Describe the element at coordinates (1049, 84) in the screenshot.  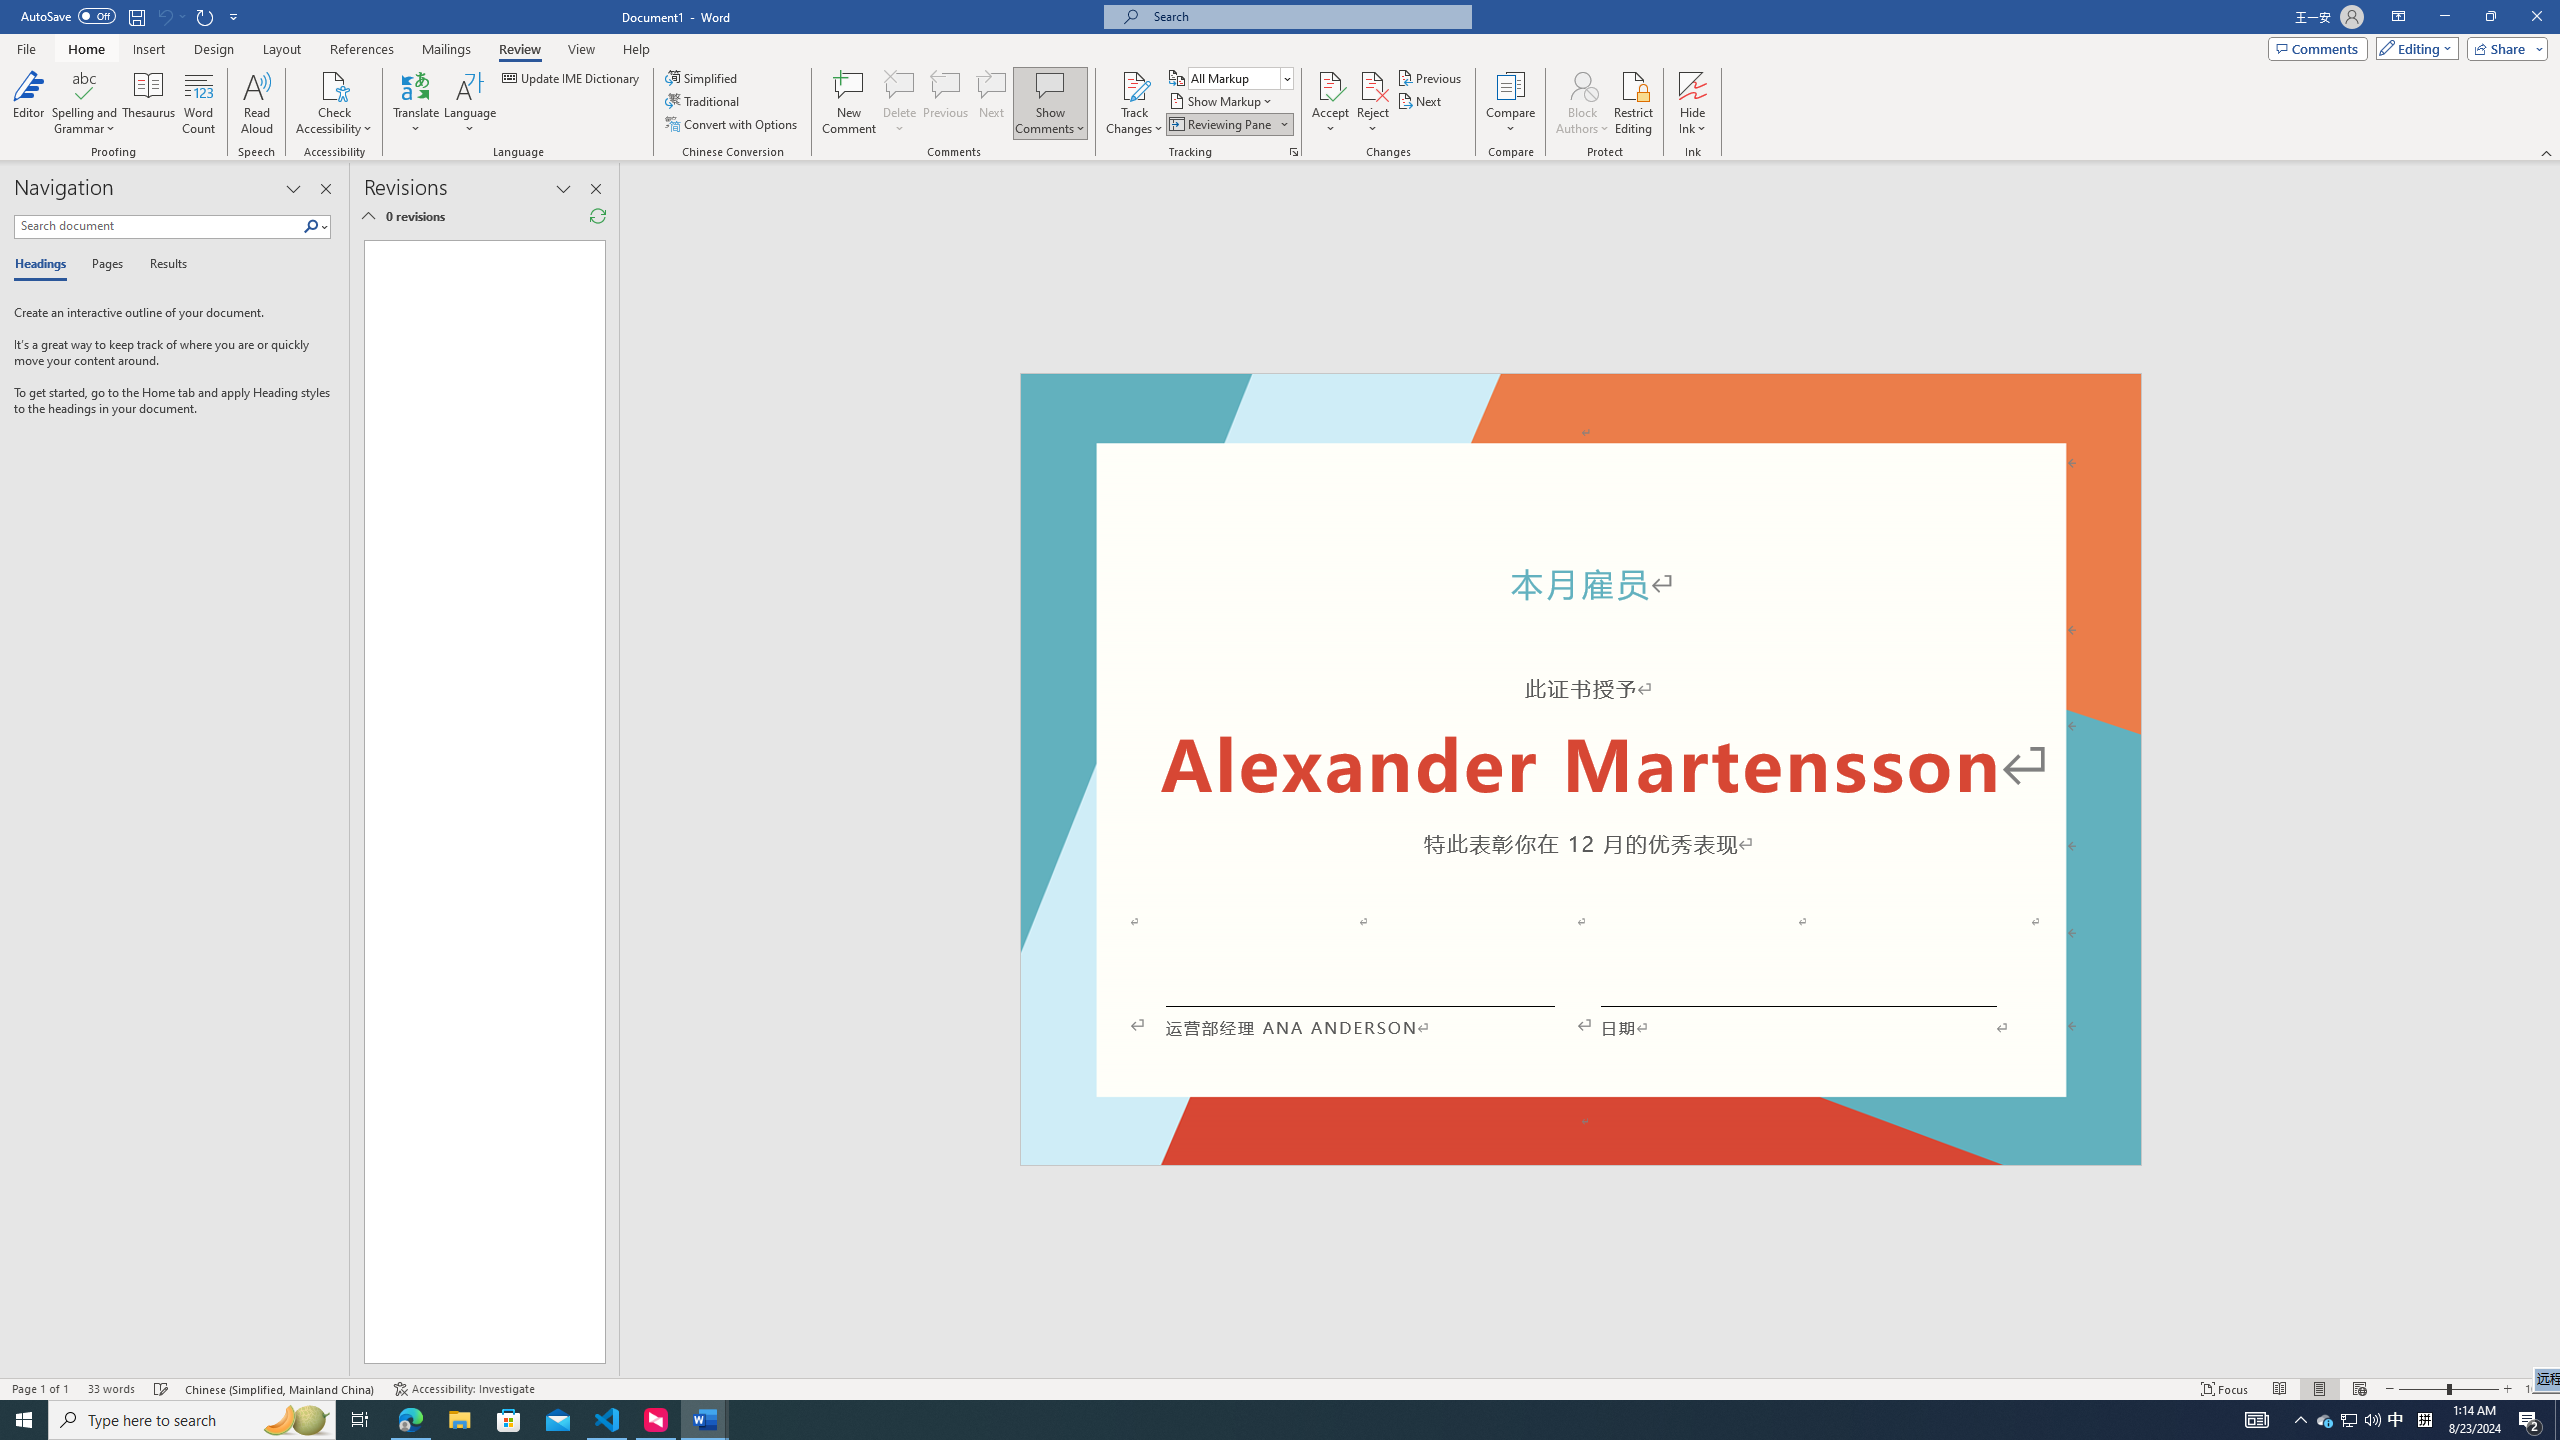
I see `'Show Comments'` at that location.